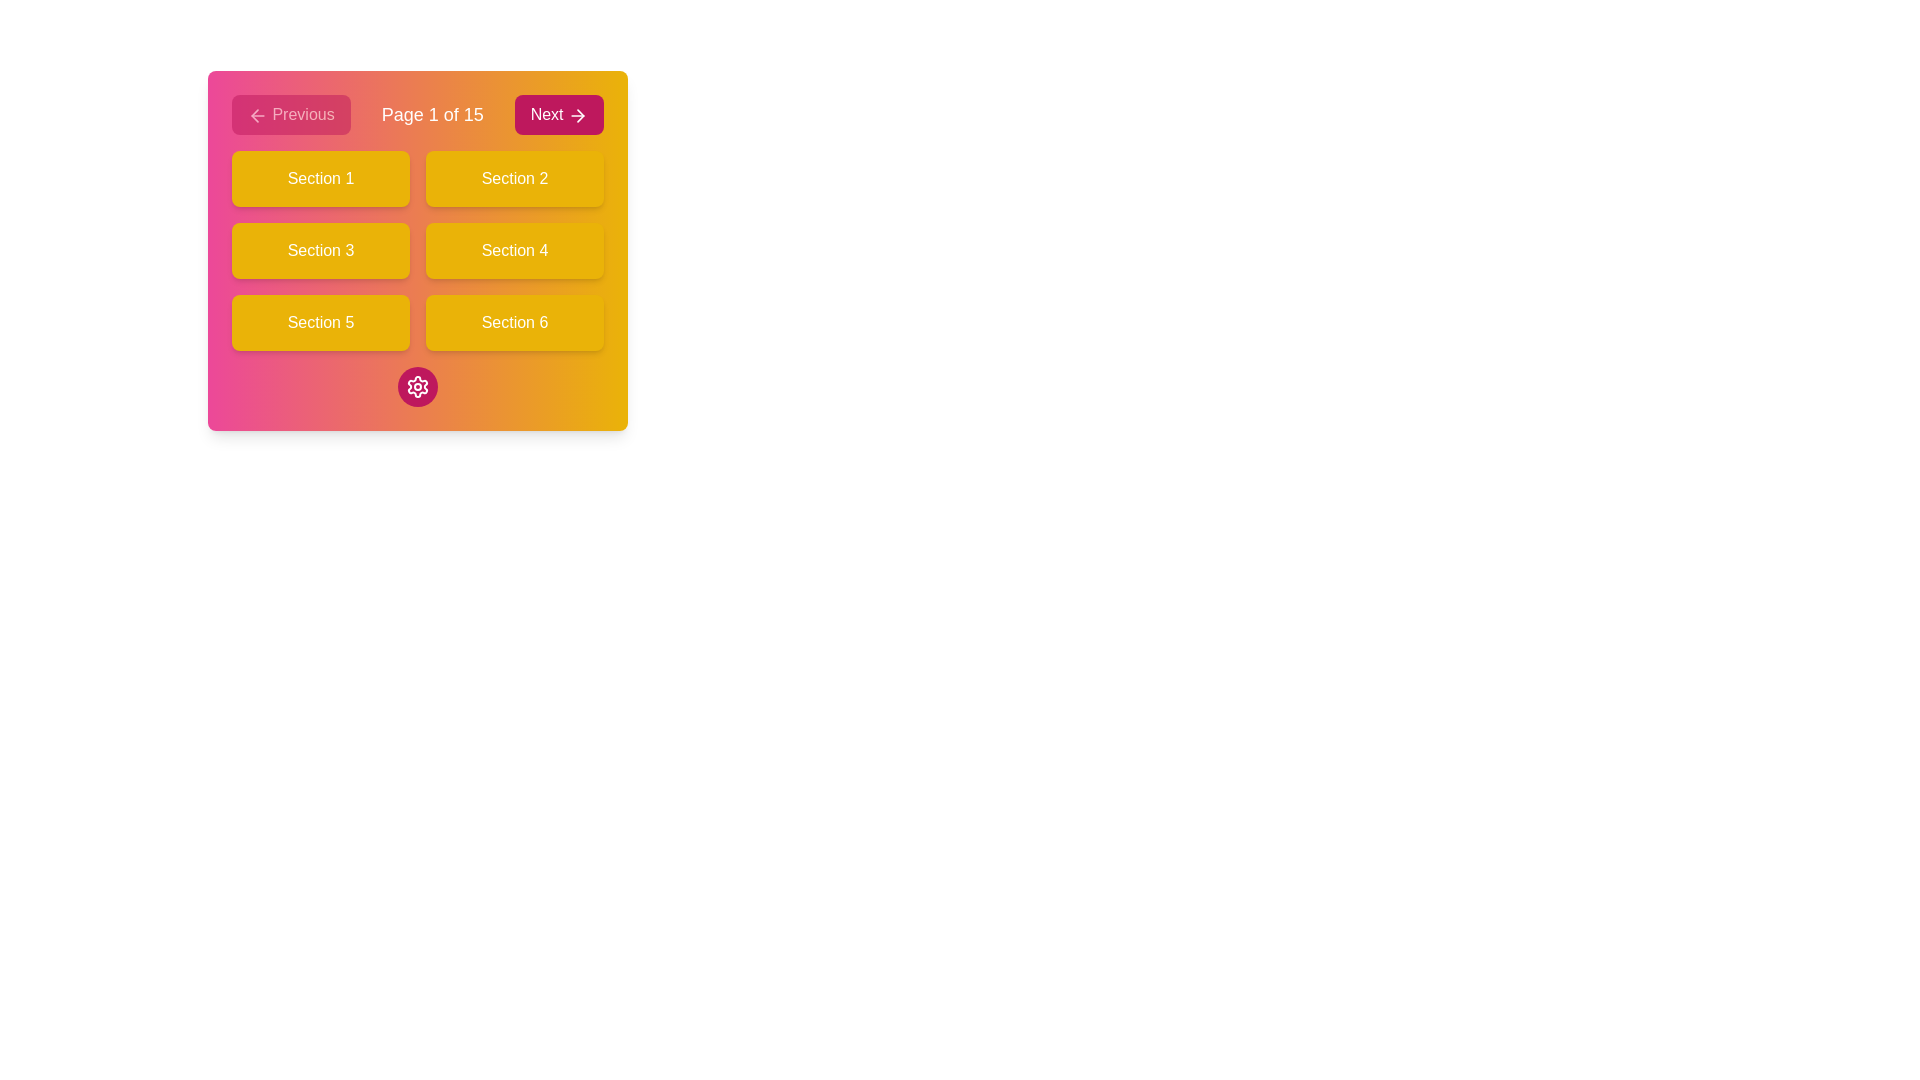 The image size is (1920, 1080). What do you see at coordinates (321, 322) in the screenshot?
I see `the interactive button located in the bottom-left position of a 2x3 grid layout that navigates to 'Section 5'` at bounding box center [321, 322].